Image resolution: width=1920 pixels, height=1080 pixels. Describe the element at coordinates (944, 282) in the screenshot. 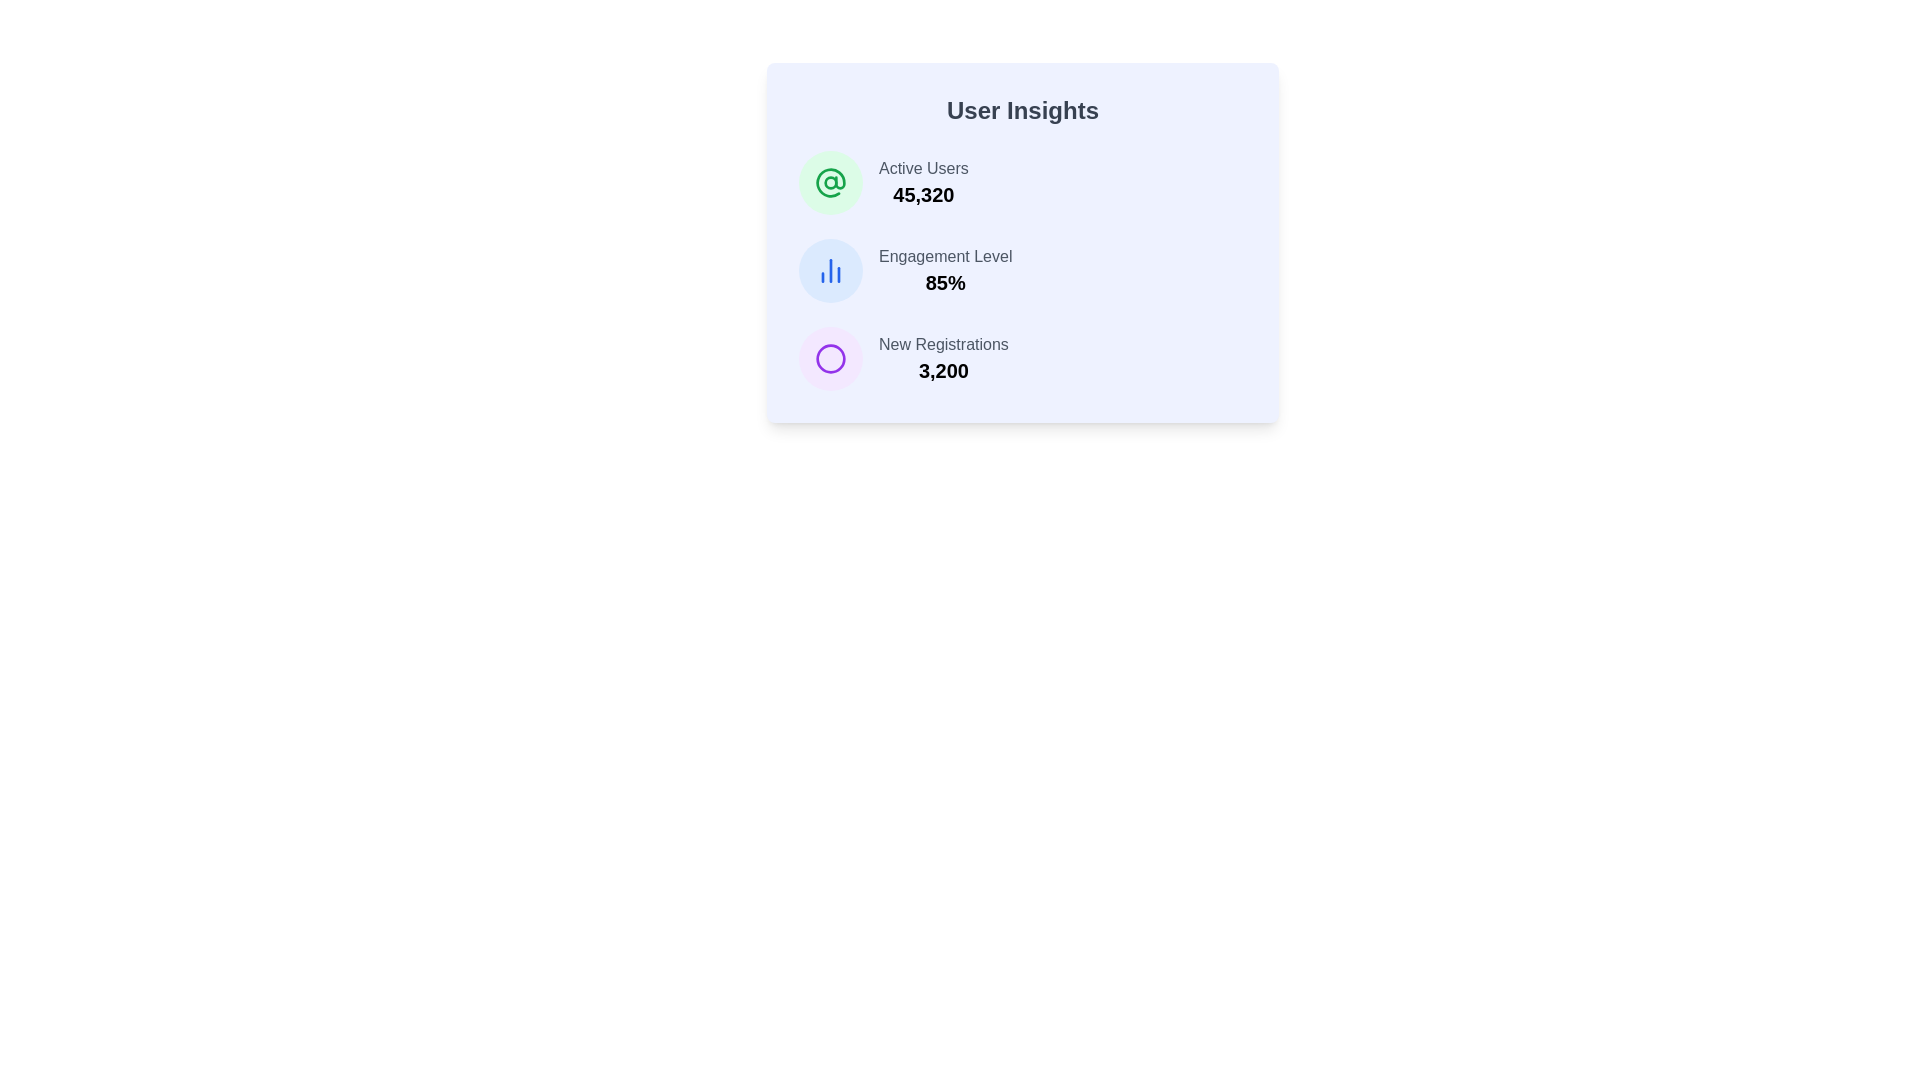

I see `the Text element displaying the engagement level percentage, located in the center column of the 'User Insights' panel, beneath the 'Engagement Level' text` at that location.